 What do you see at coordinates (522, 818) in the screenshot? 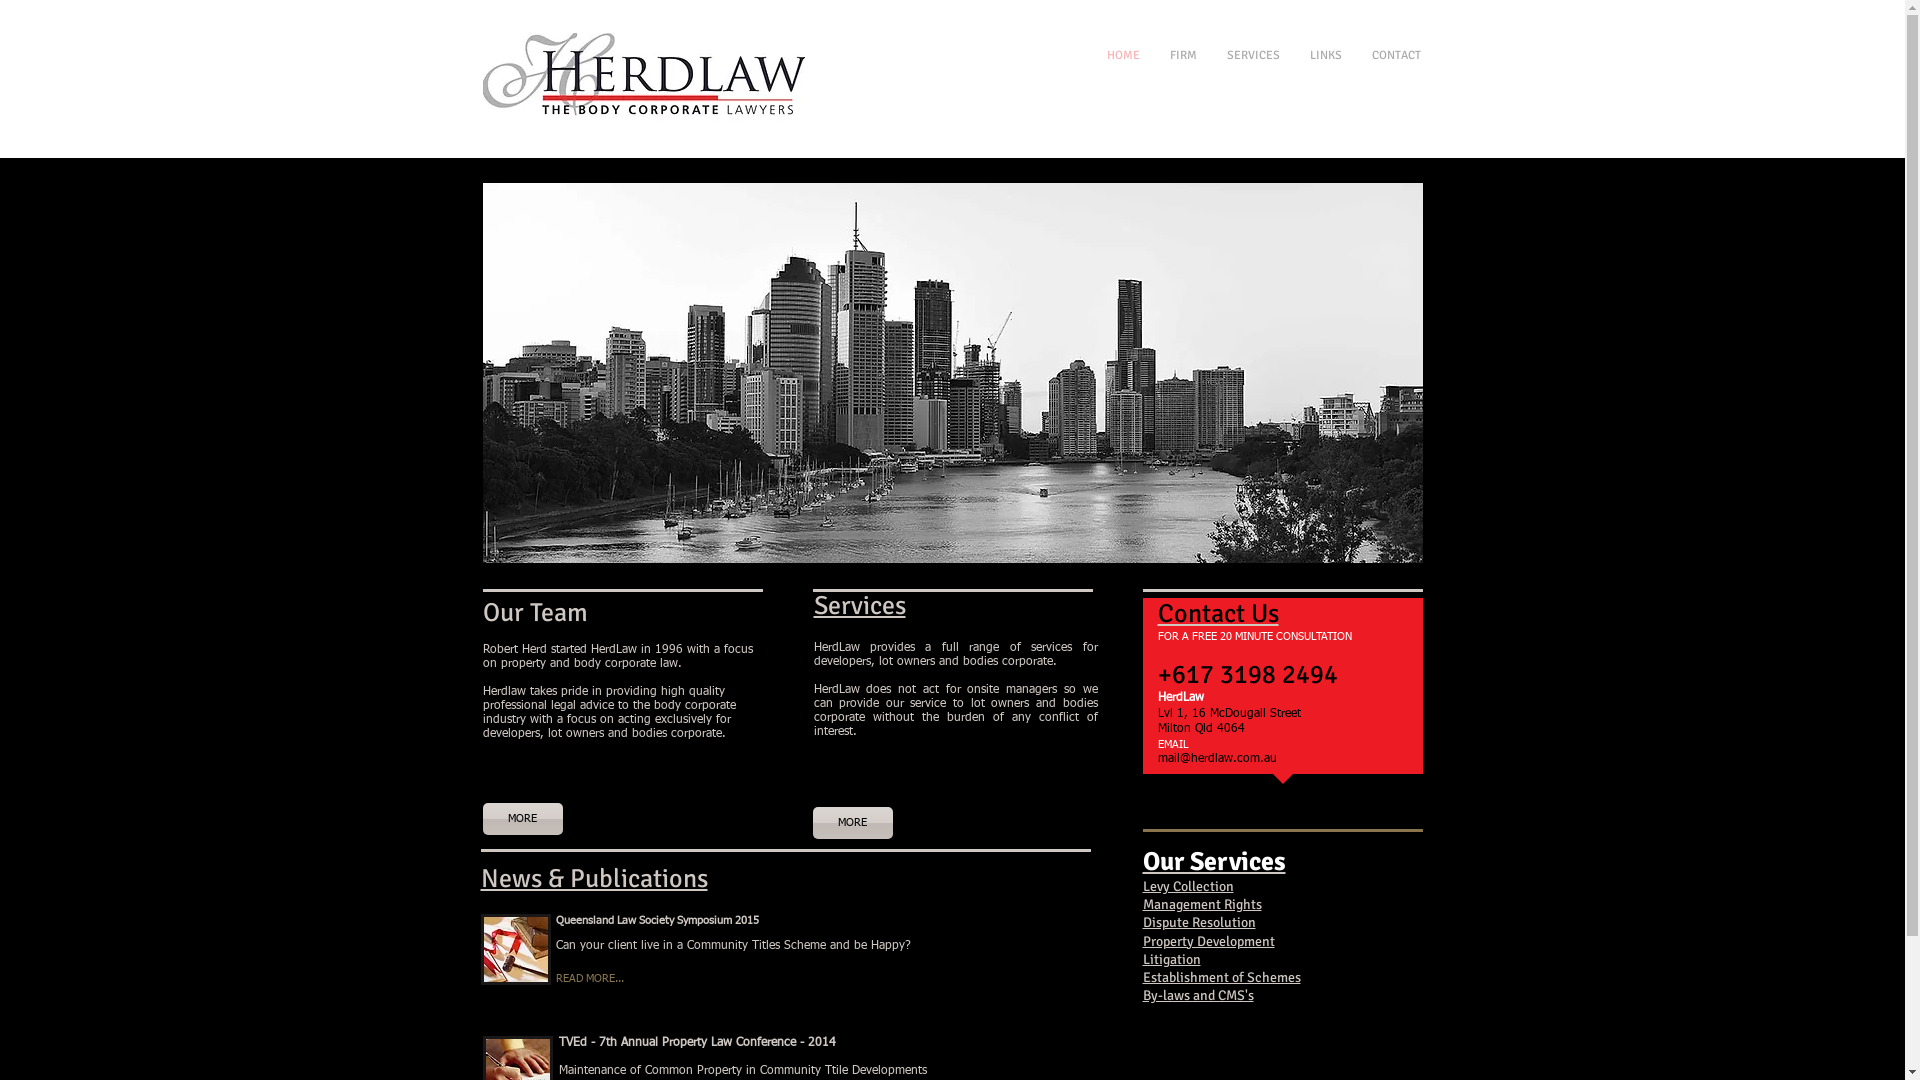
I see `'MORE'` at bounding box center [522, 818].